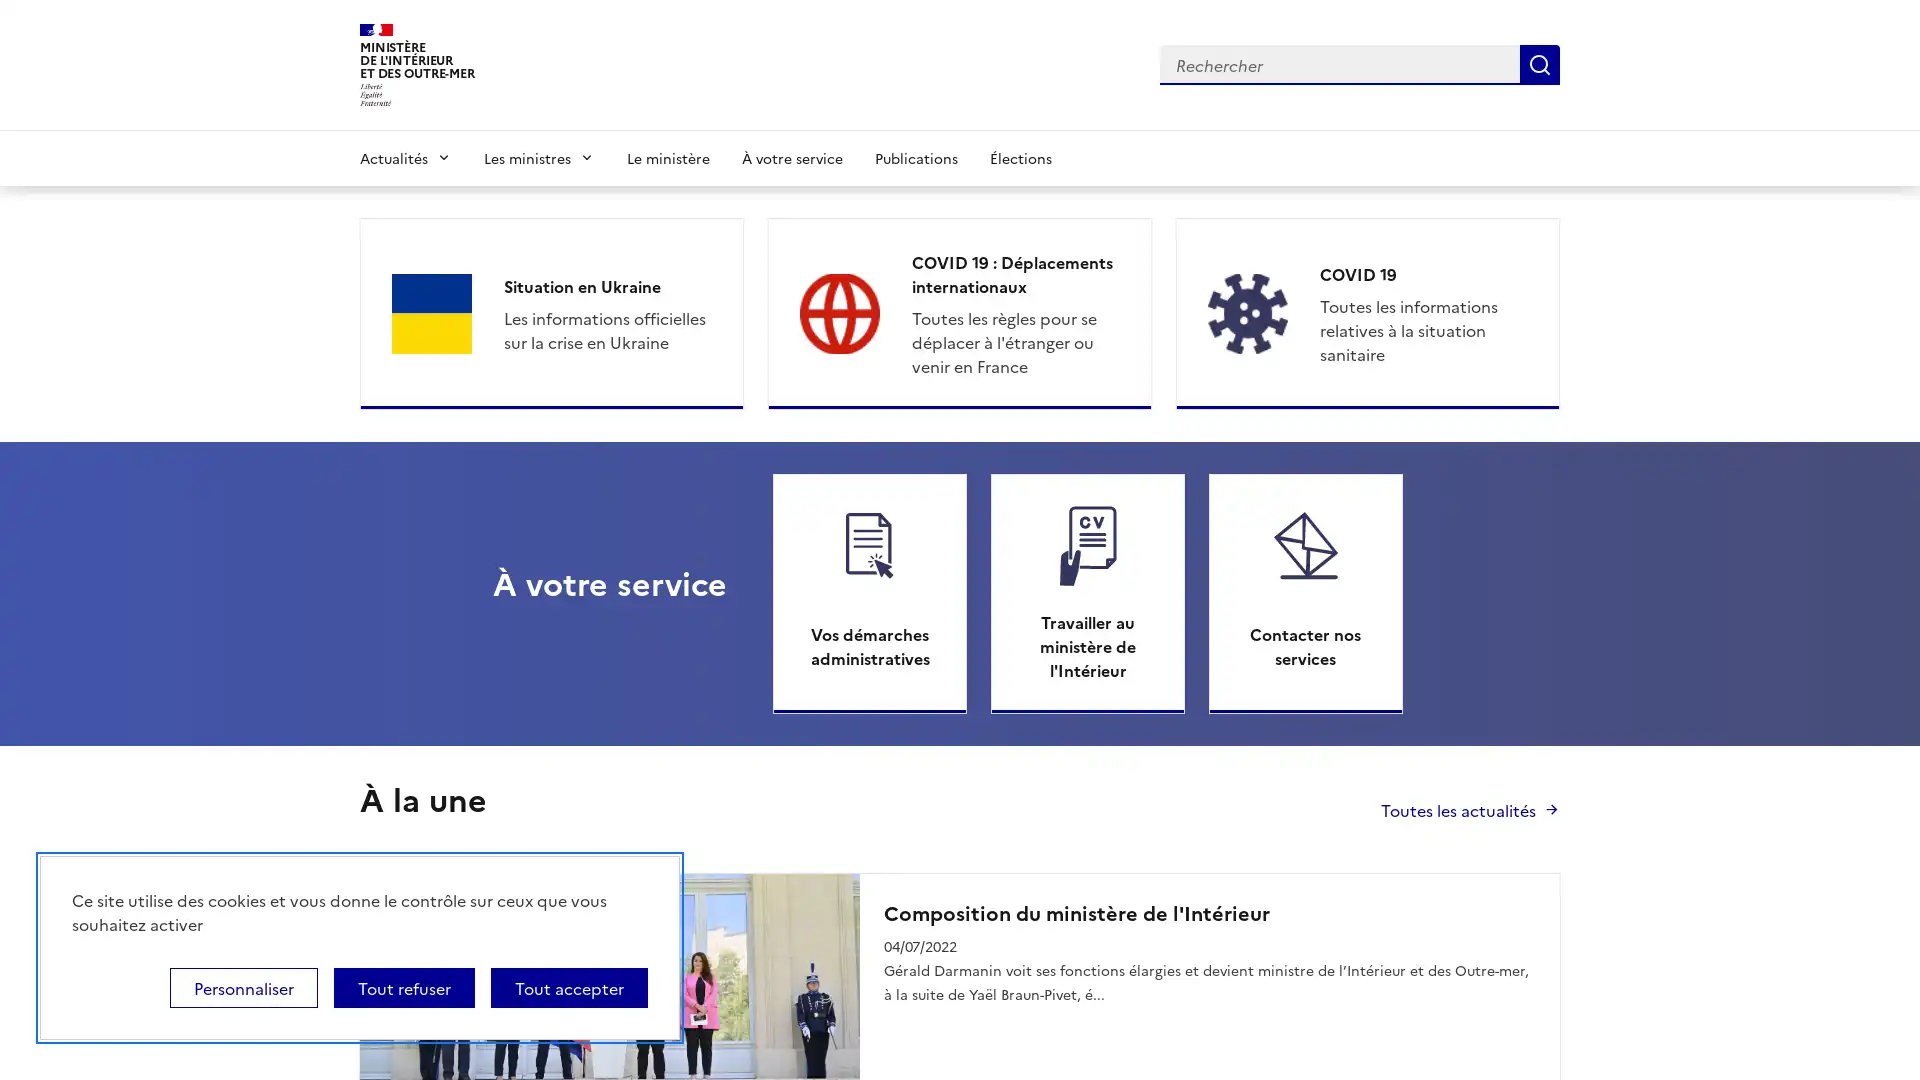 This screenshot has width=1920, height=1080. What do you see at coordinates (243, 986) in the screenshot?
I see `Personnaliser (fenetre modale)` at bounding box center [243, 986].